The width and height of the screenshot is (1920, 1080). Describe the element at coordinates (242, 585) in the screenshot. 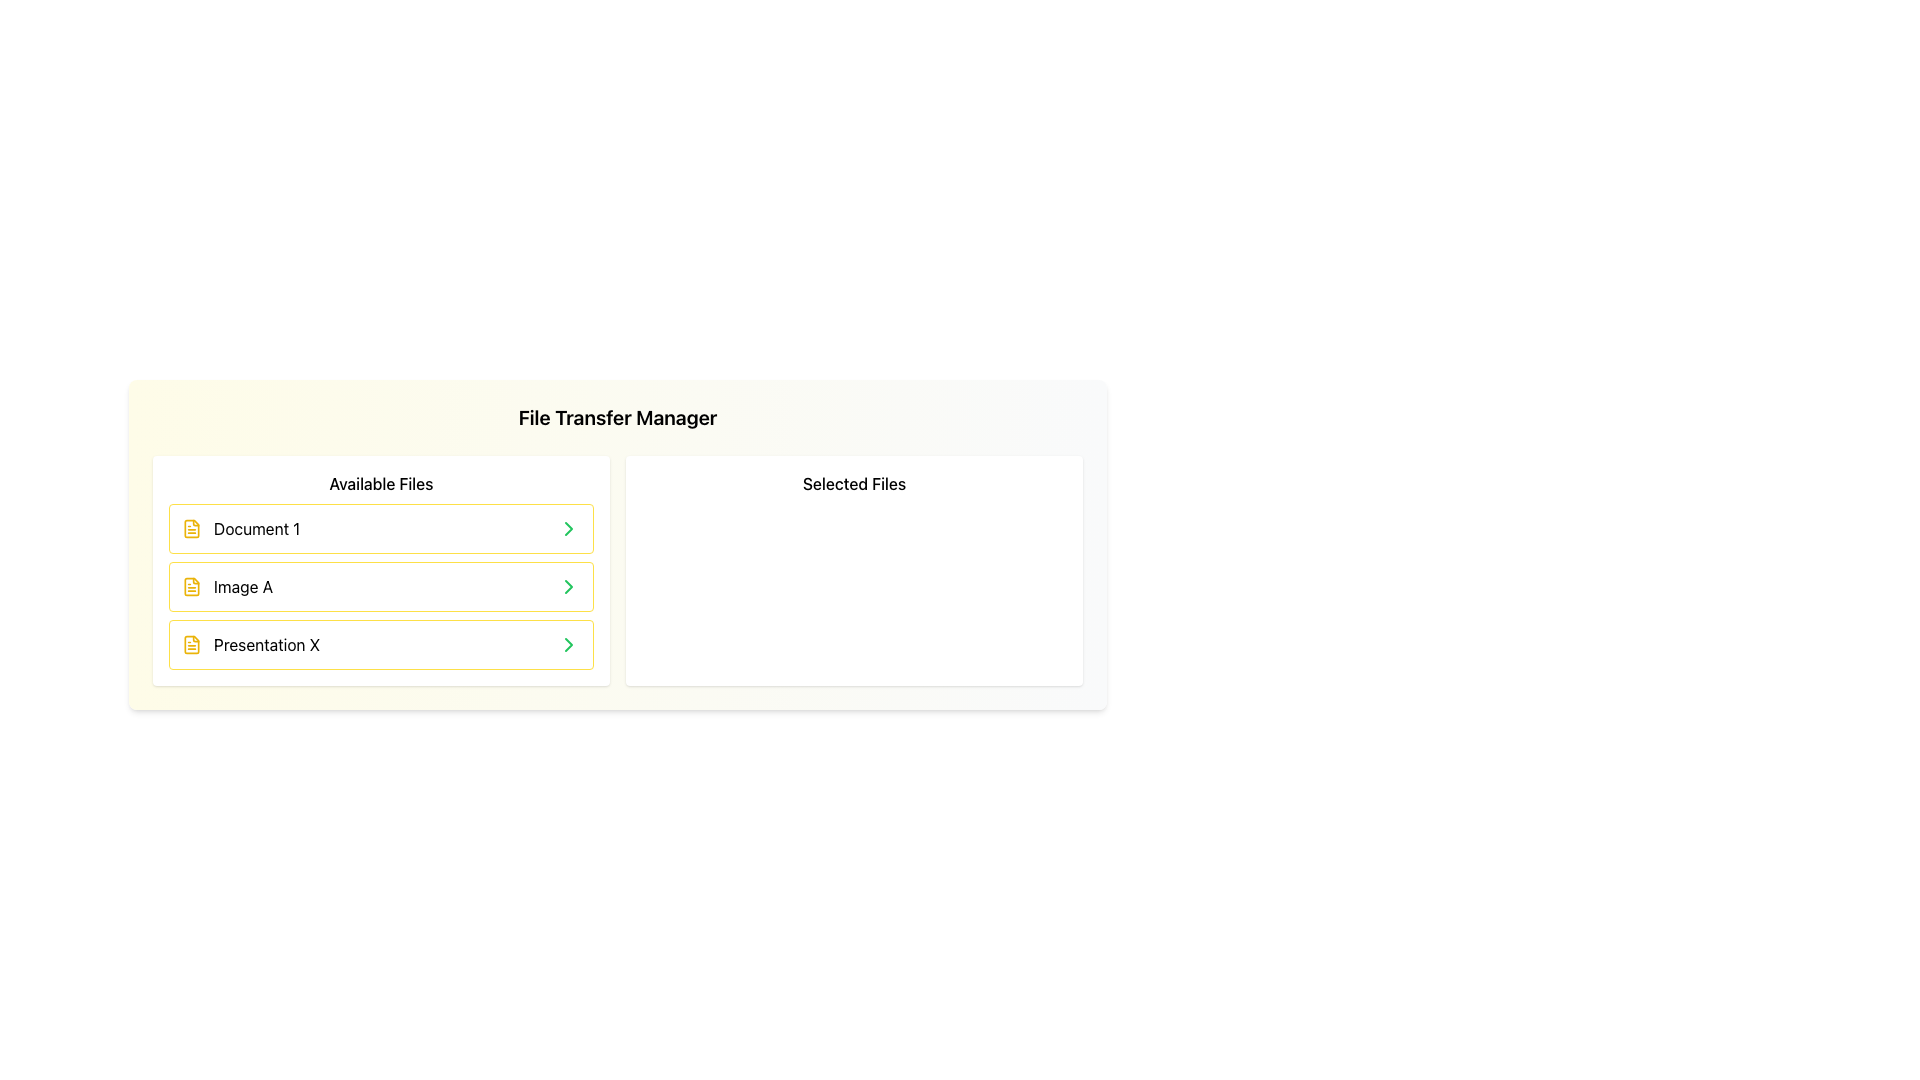

I see `the text label representing 'Image A'` at that location.